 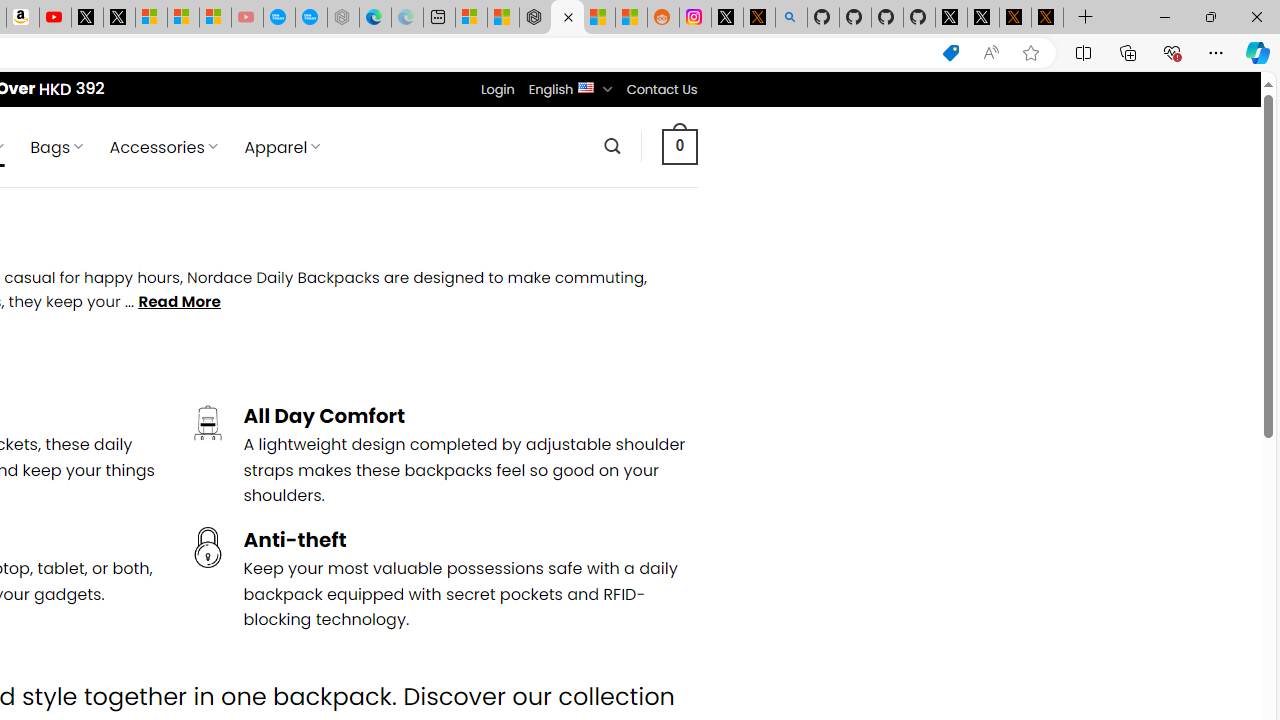 I want to click on 'Nordace - Best Sellers', so click(x=535, y=17).